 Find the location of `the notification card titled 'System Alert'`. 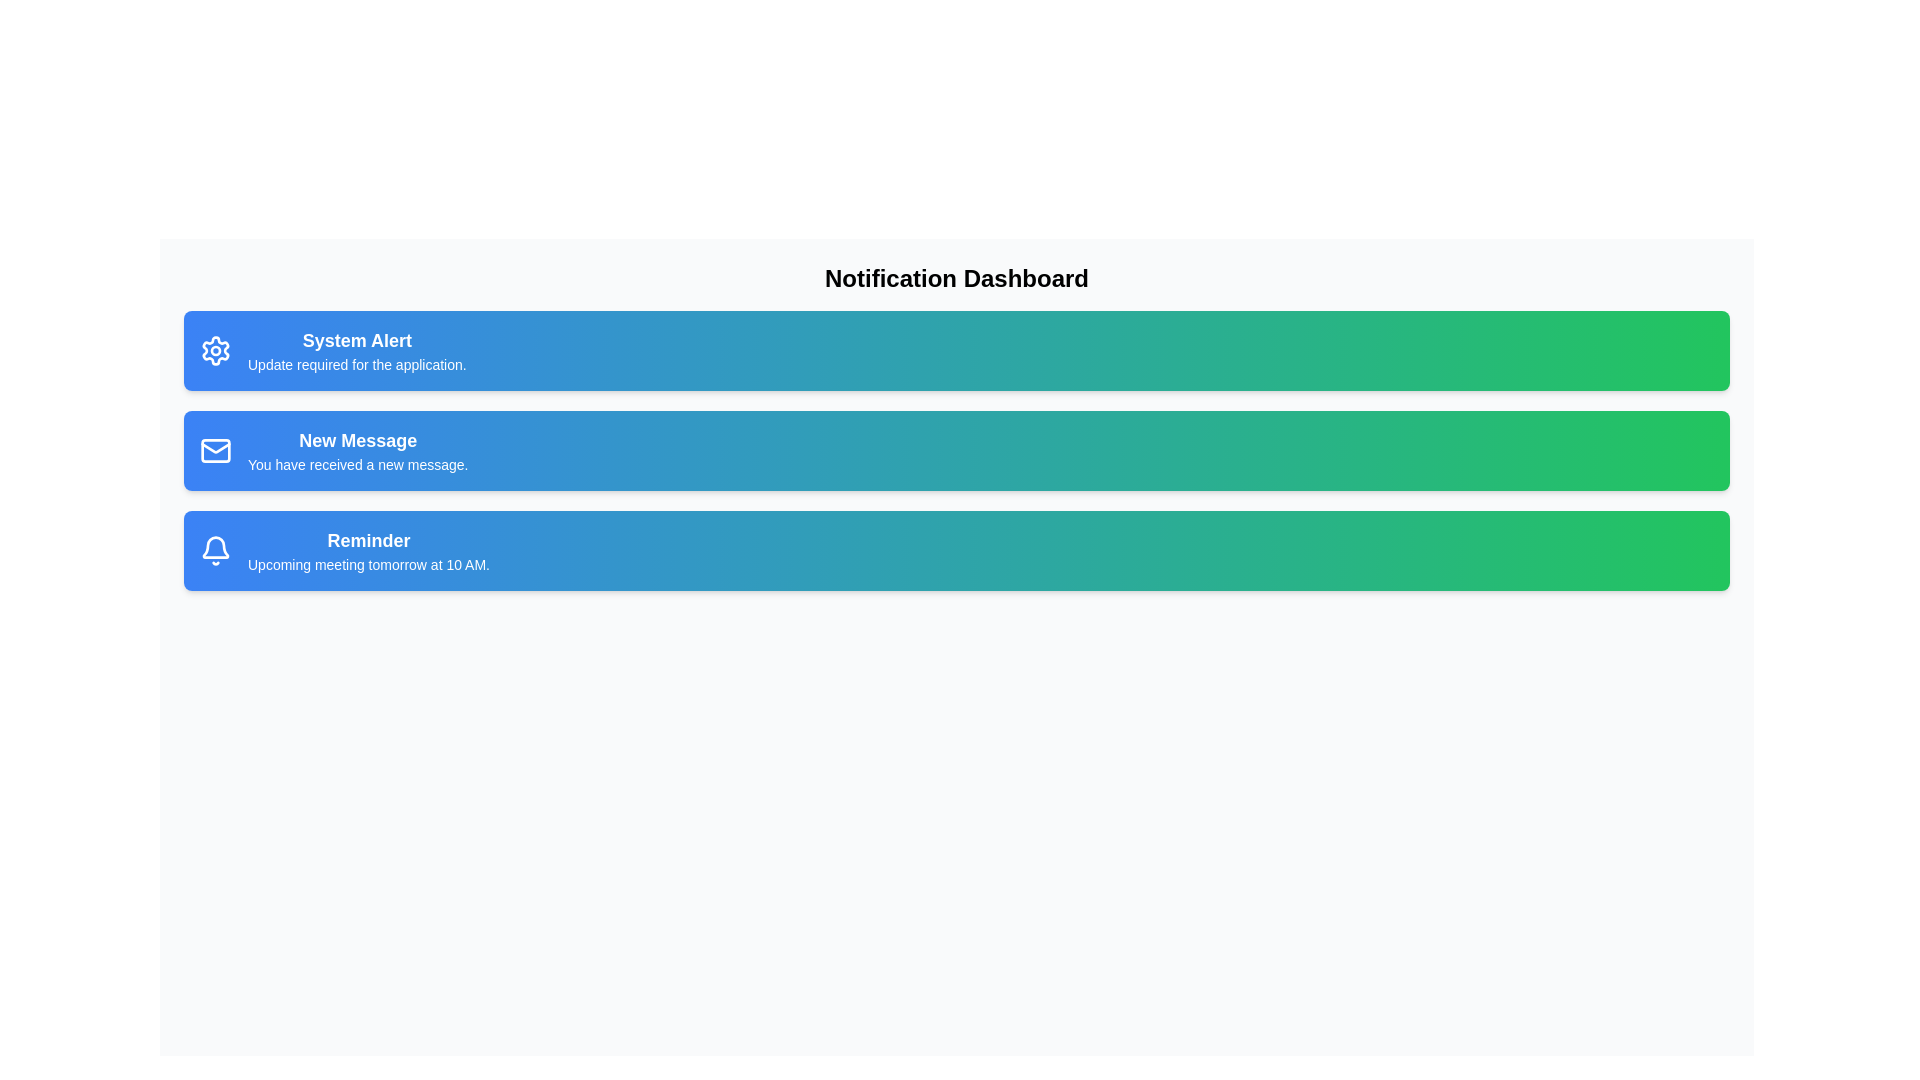

the notification card titled 'System Alert' is located at coordinates (955, 350).